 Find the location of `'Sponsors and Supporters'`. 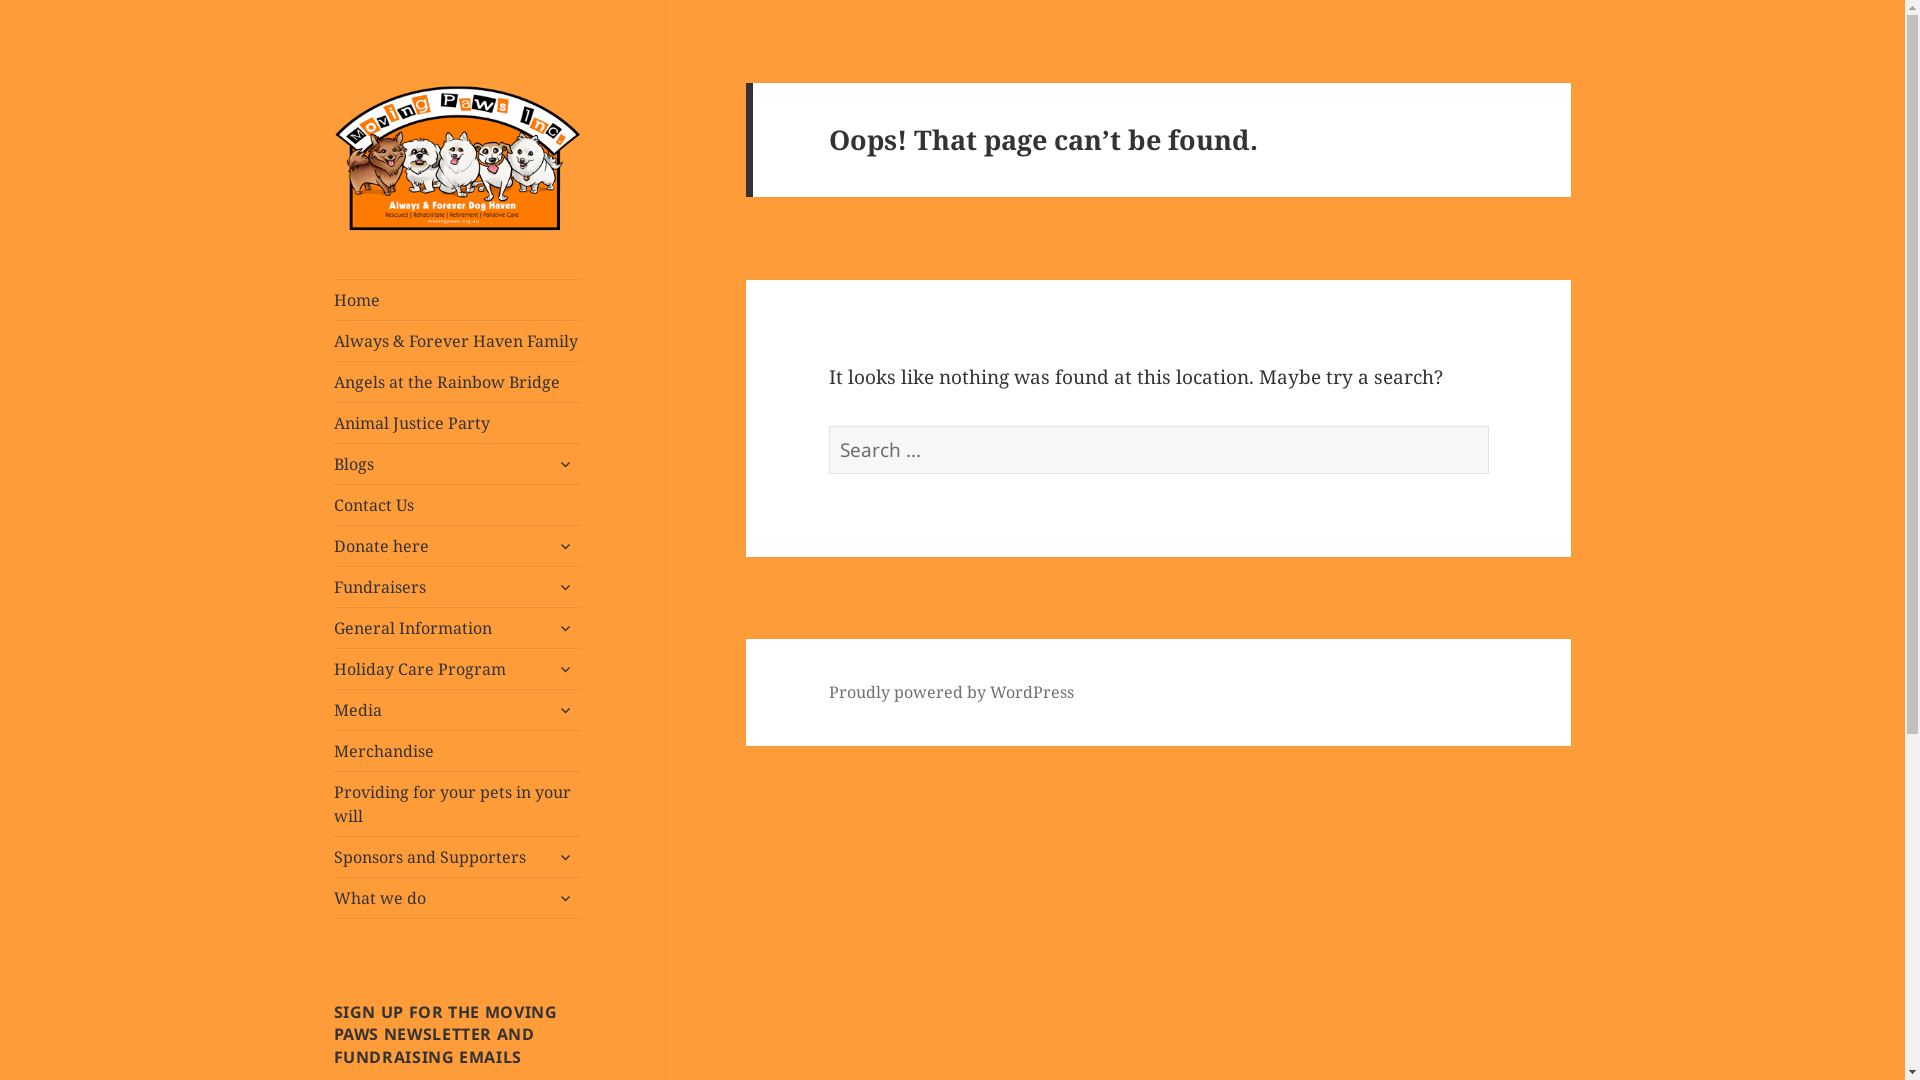

'Sponsors and Supporters' is located at coordinates (334, 855).